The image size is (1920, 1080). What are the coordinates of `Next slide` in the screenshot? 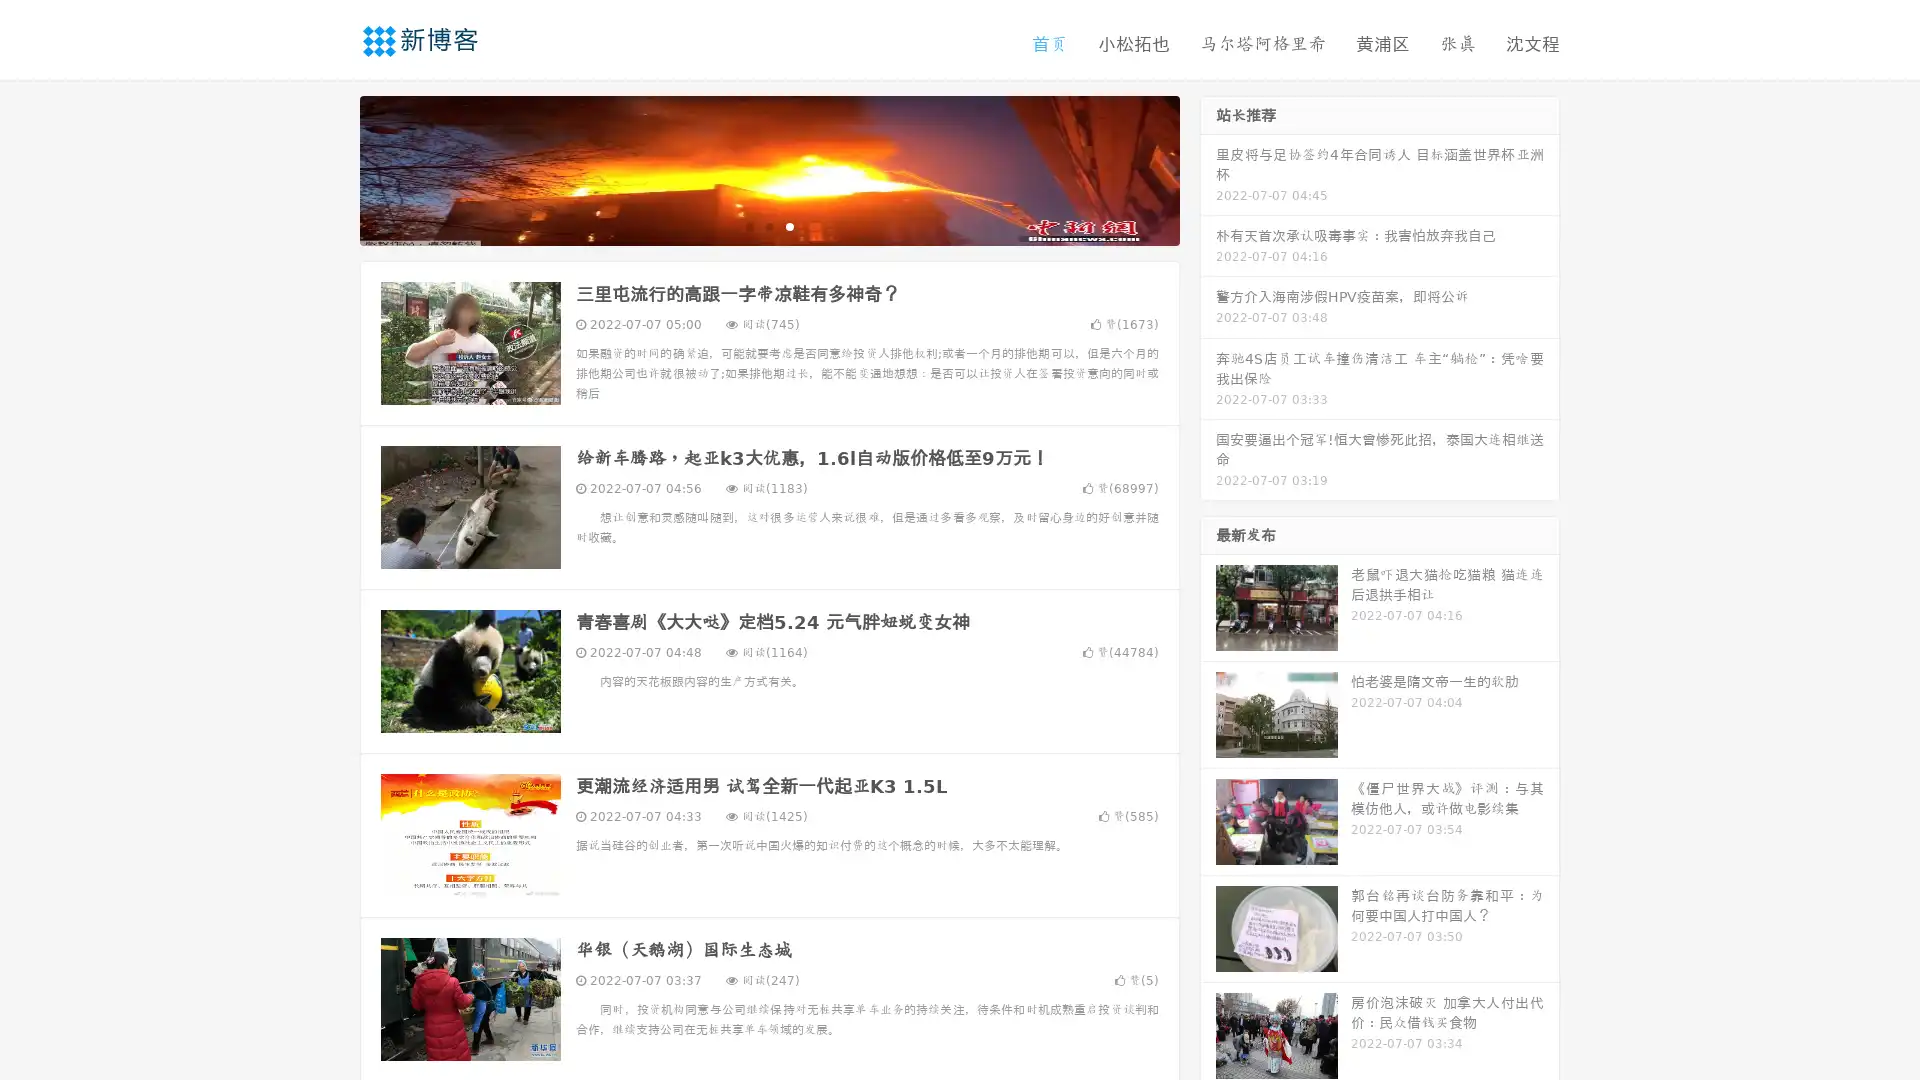 It's located at (1208, 168).